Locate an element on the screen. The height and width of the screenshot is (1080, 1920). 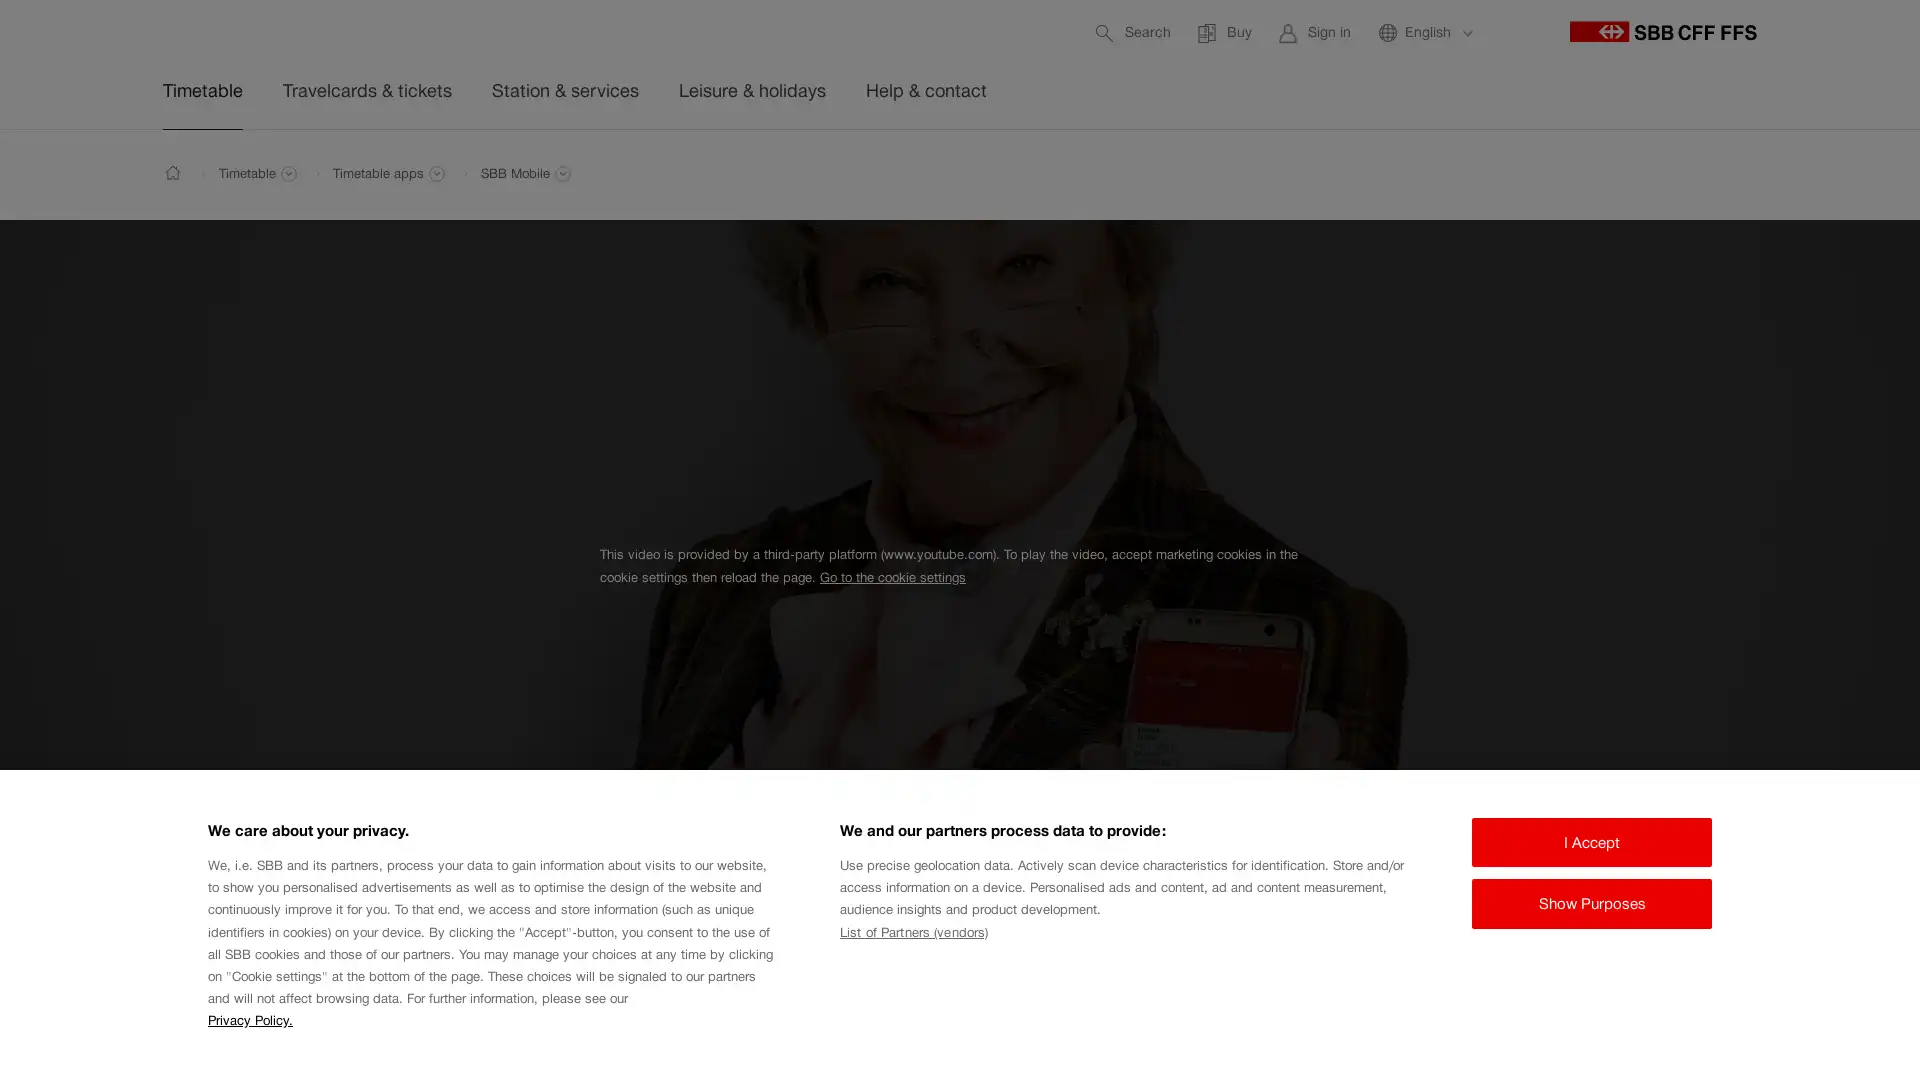
Close active menu item Leisure & holidays. is located at coordinates (1780, 176).